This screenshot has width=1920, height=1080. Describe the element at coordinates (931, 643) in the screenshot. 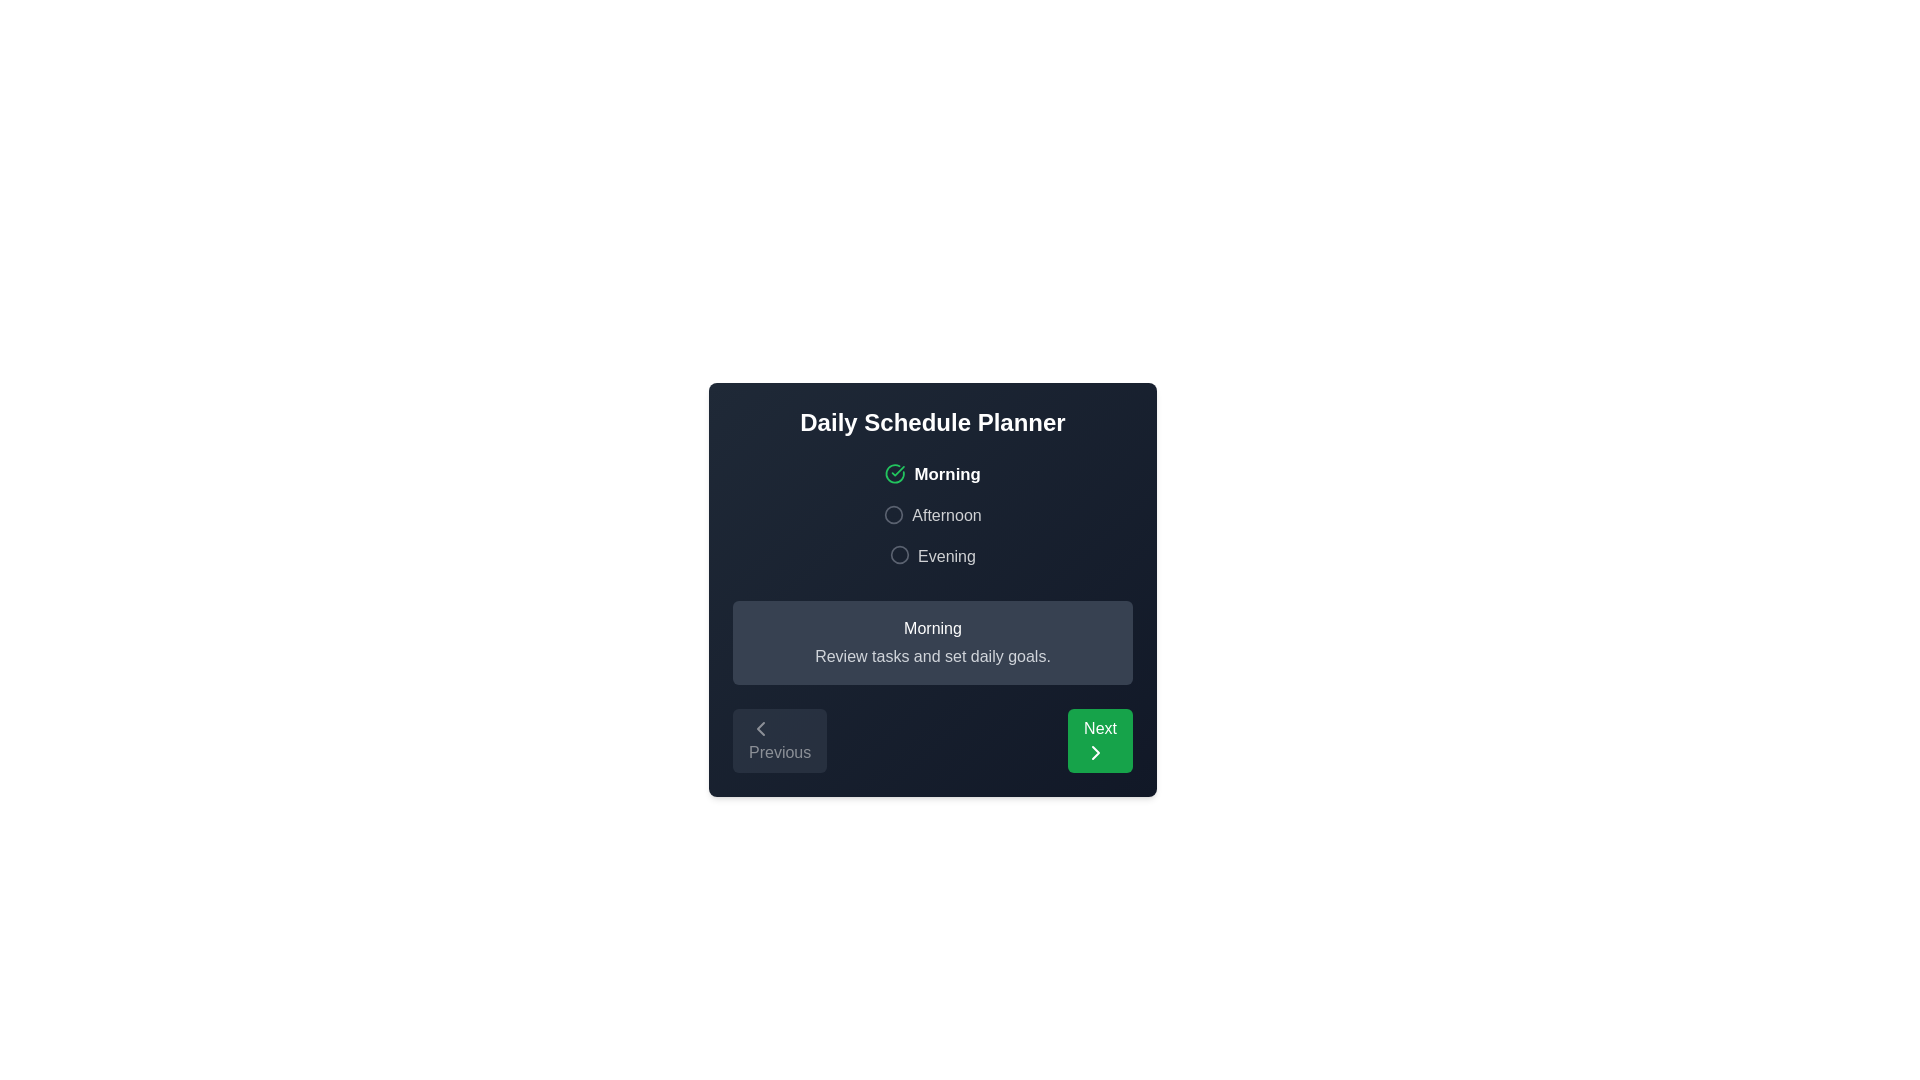

I see `the informational text block that provides details about the 'Morning' schedule option, located below the 'Morning', 'Afternoon', and 'Evening' options, and above the 'Previous' and 'Next' navigation options in the 'Daily Schedule Planner' panel` at that location.